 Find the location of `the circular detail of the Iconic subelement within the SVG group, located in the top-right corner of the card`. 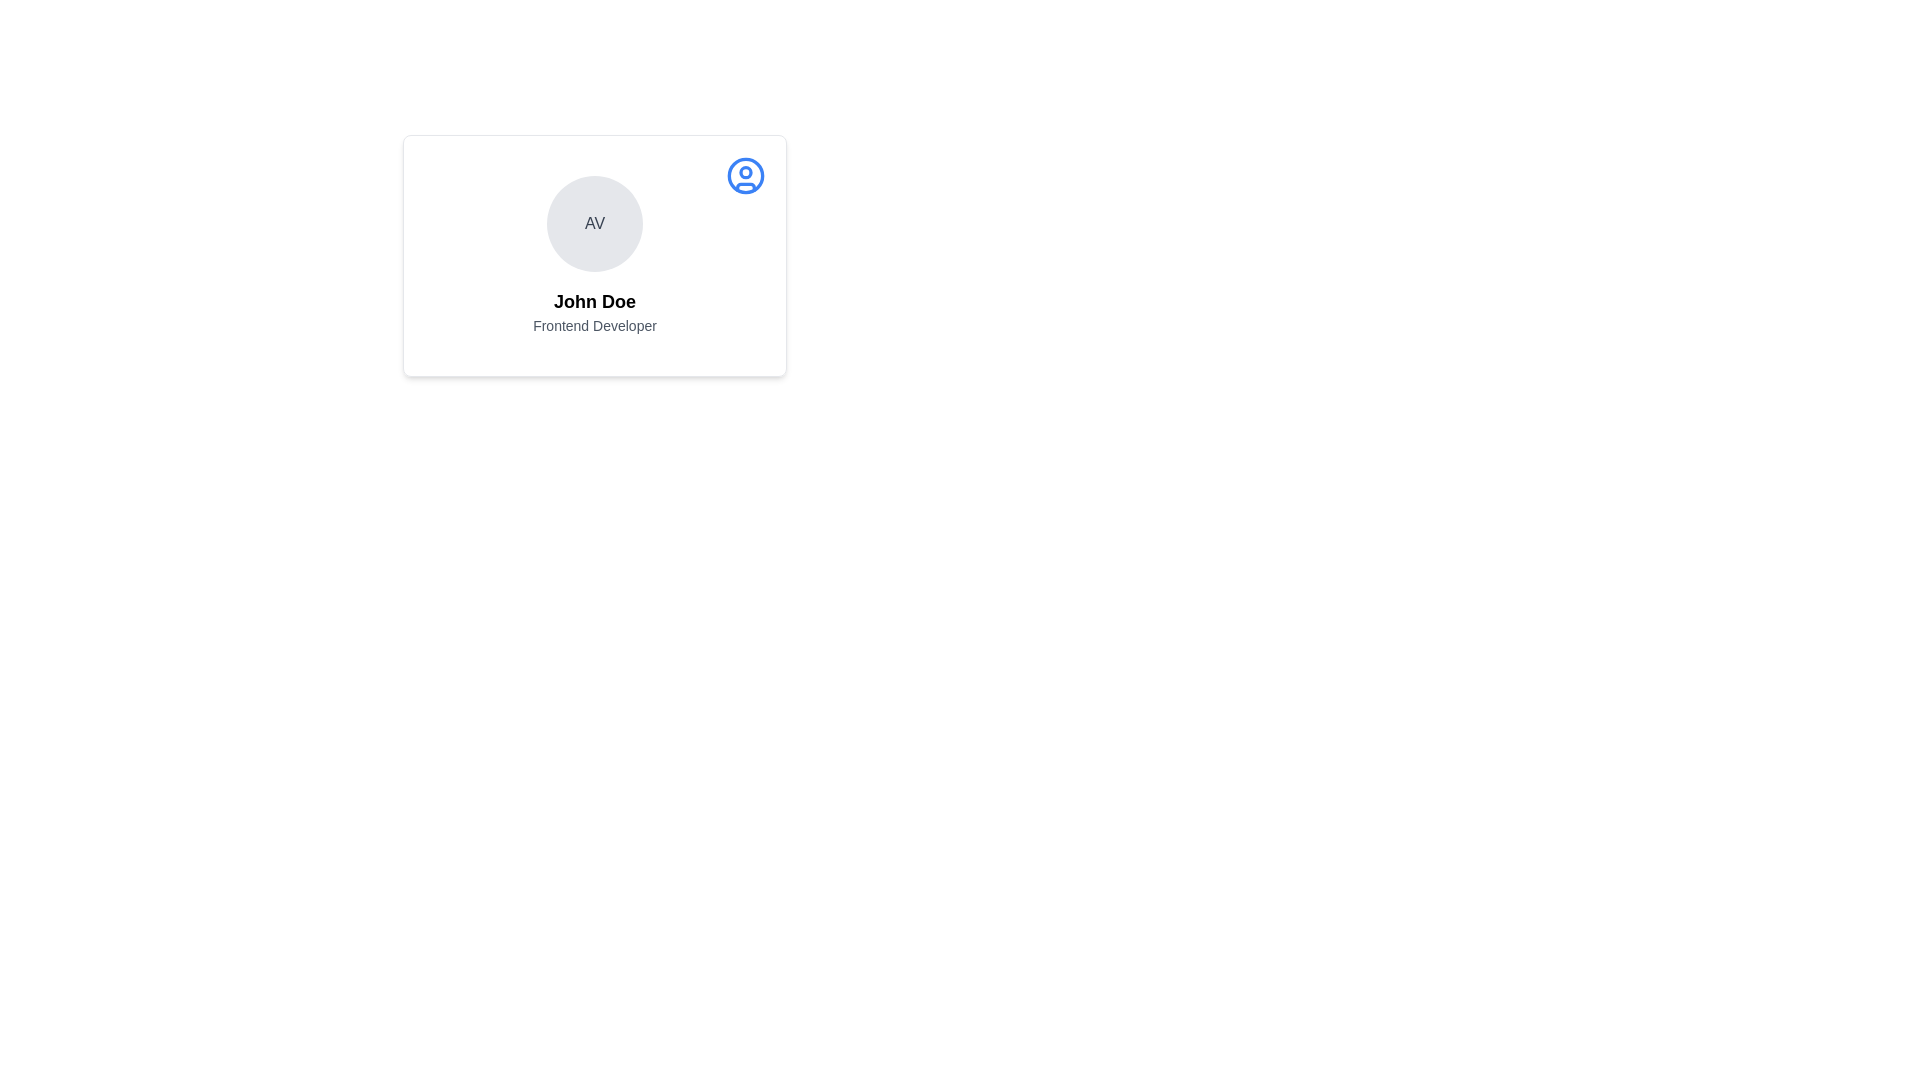

the circular detail of the Iconic subelement within the SVG group, located in the top-right corner of the card is located at coordinates (744, 171).